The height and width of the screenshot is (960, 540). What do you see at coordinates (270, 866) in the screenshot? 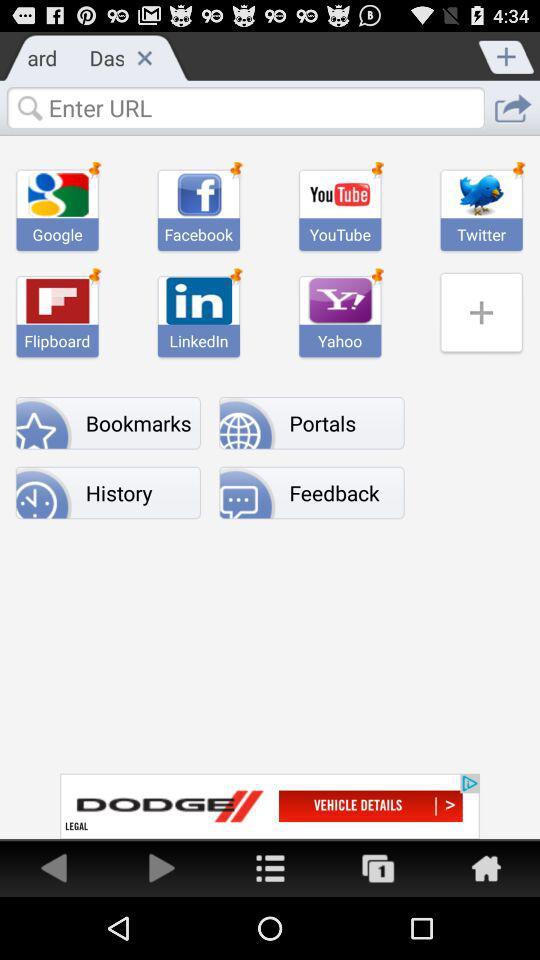
I see `see a list of option button` at bounding box center [270, 866].